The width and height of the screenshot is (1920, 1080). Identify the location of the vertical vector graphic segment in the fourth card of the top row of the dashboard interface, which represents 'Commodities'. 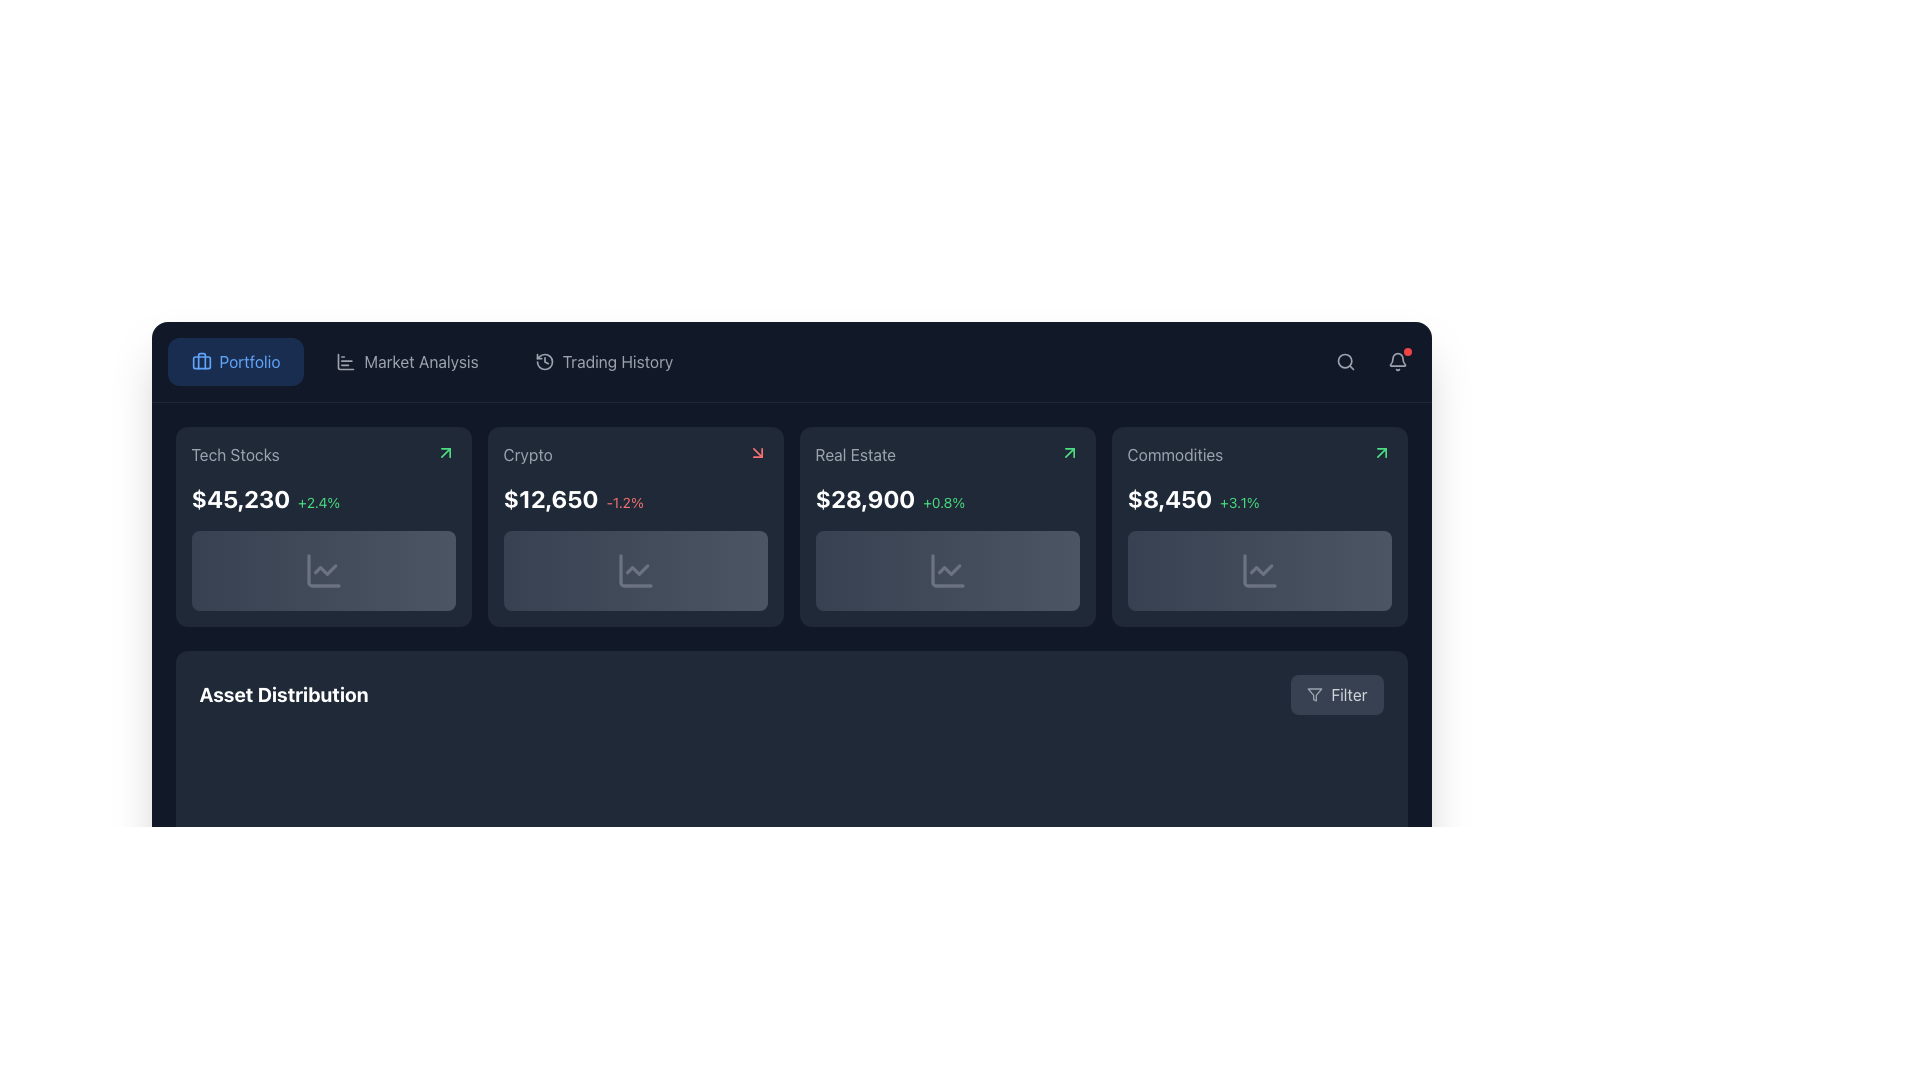
(1258, 570).